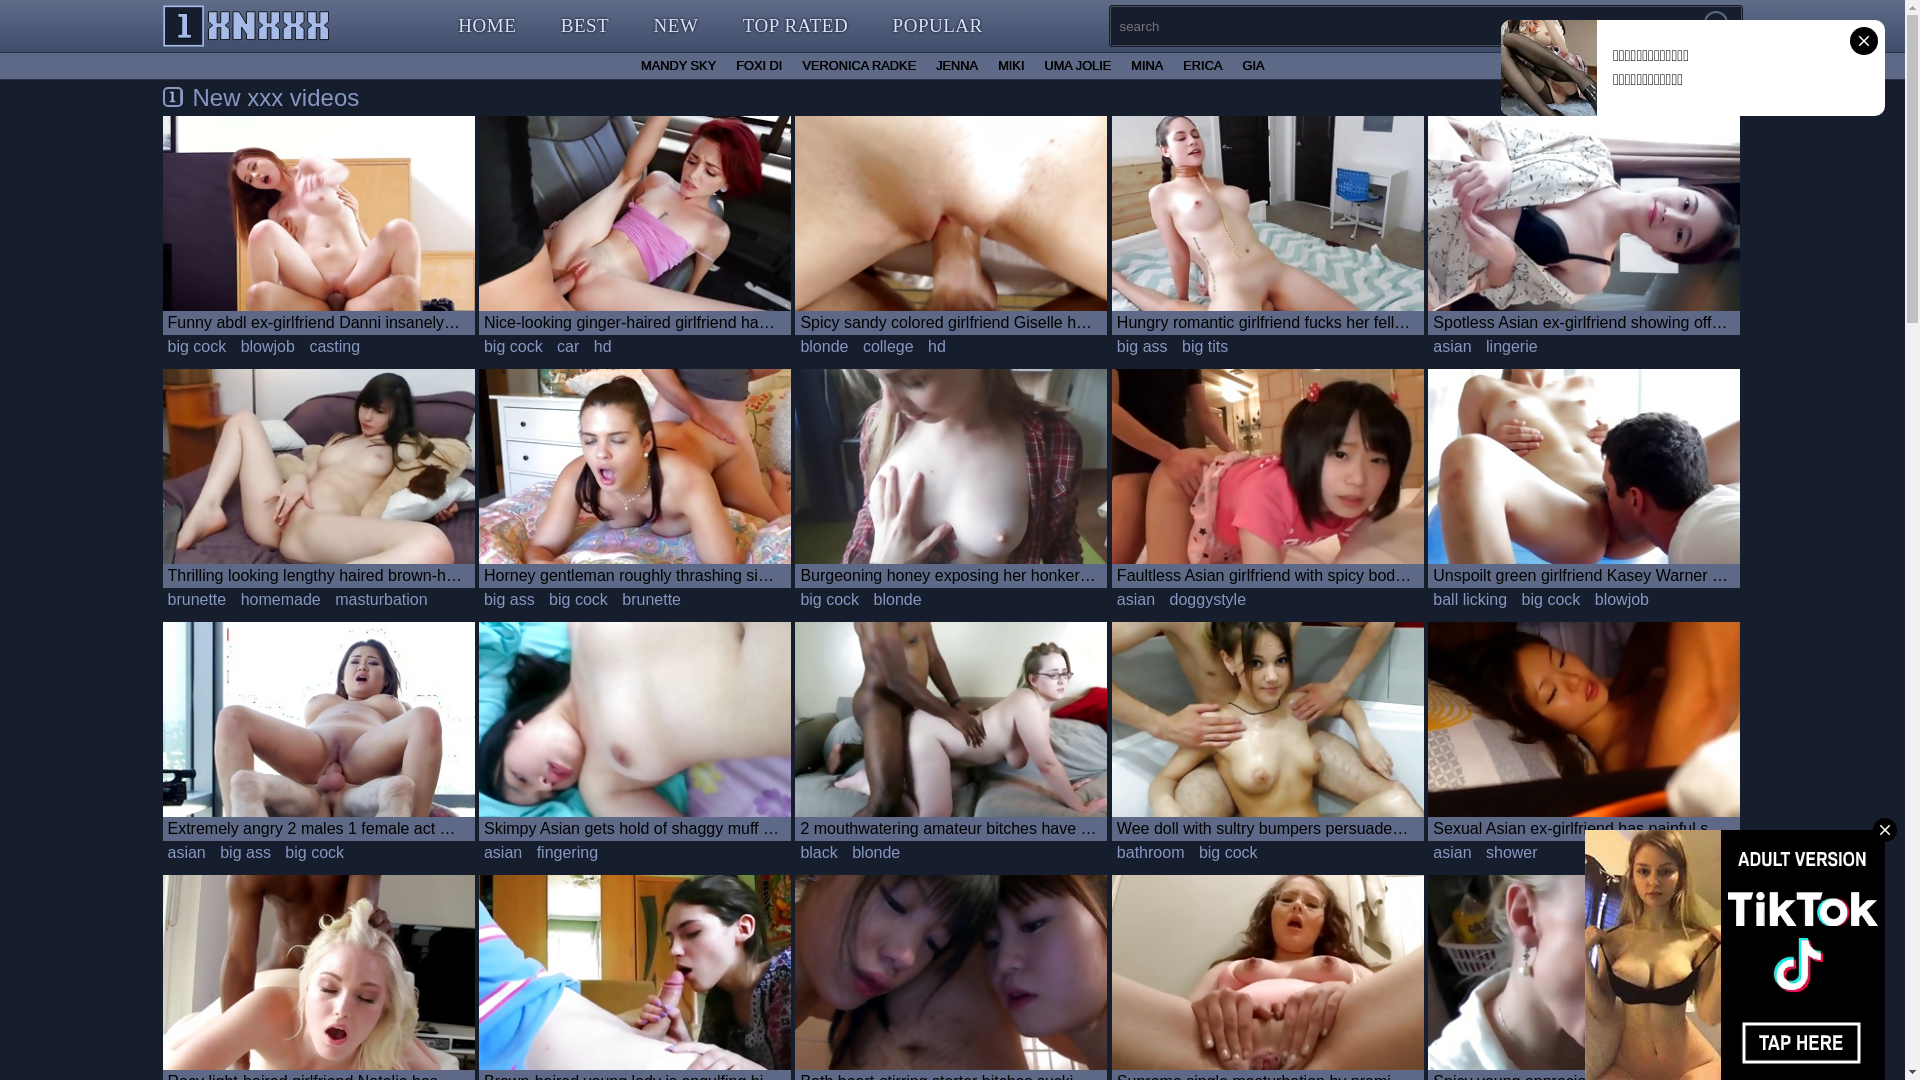  Describe the element at coordinates (267, 346) in the screenshot. I see `'blowjob'` at that location.